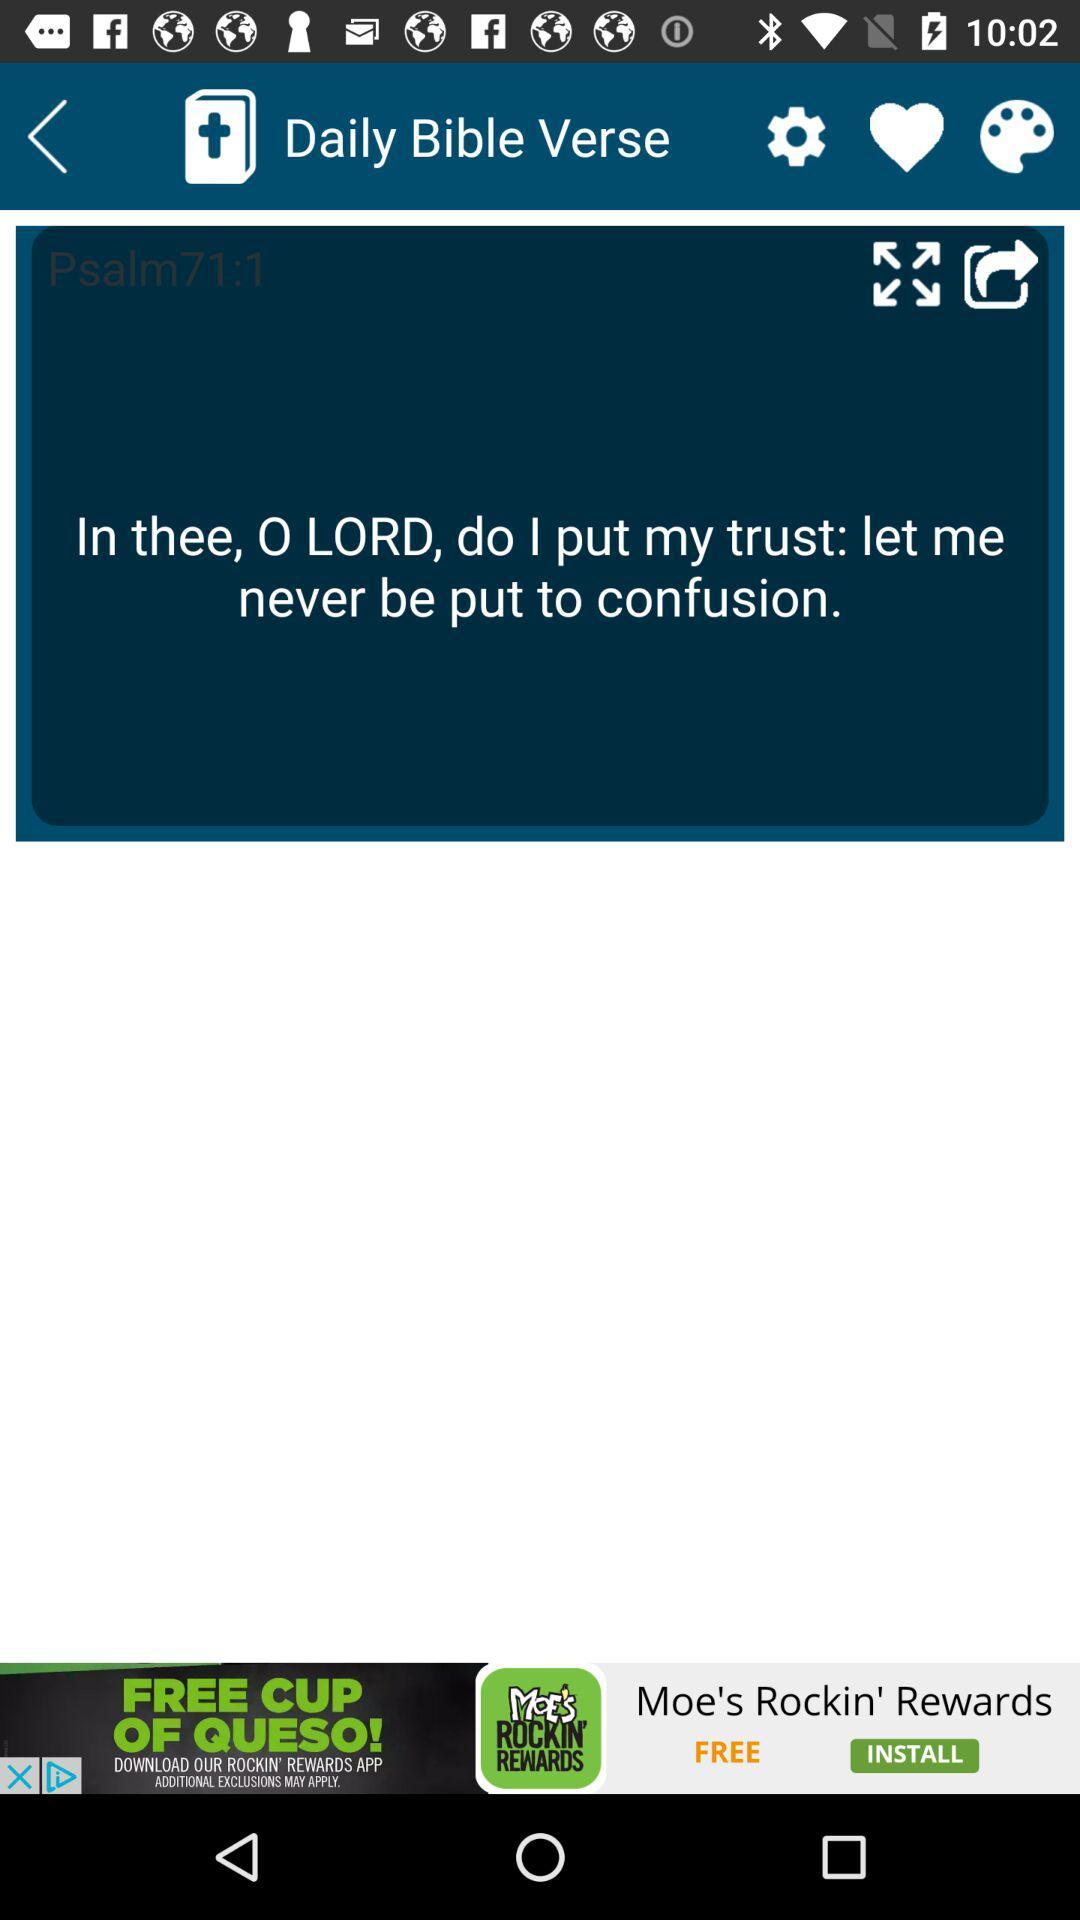 The image size is (1080, 1920). What do you see at coordinates (540, 1727) in the screenshot?
I see `download advertised app` at bounding box center [540, 1727].